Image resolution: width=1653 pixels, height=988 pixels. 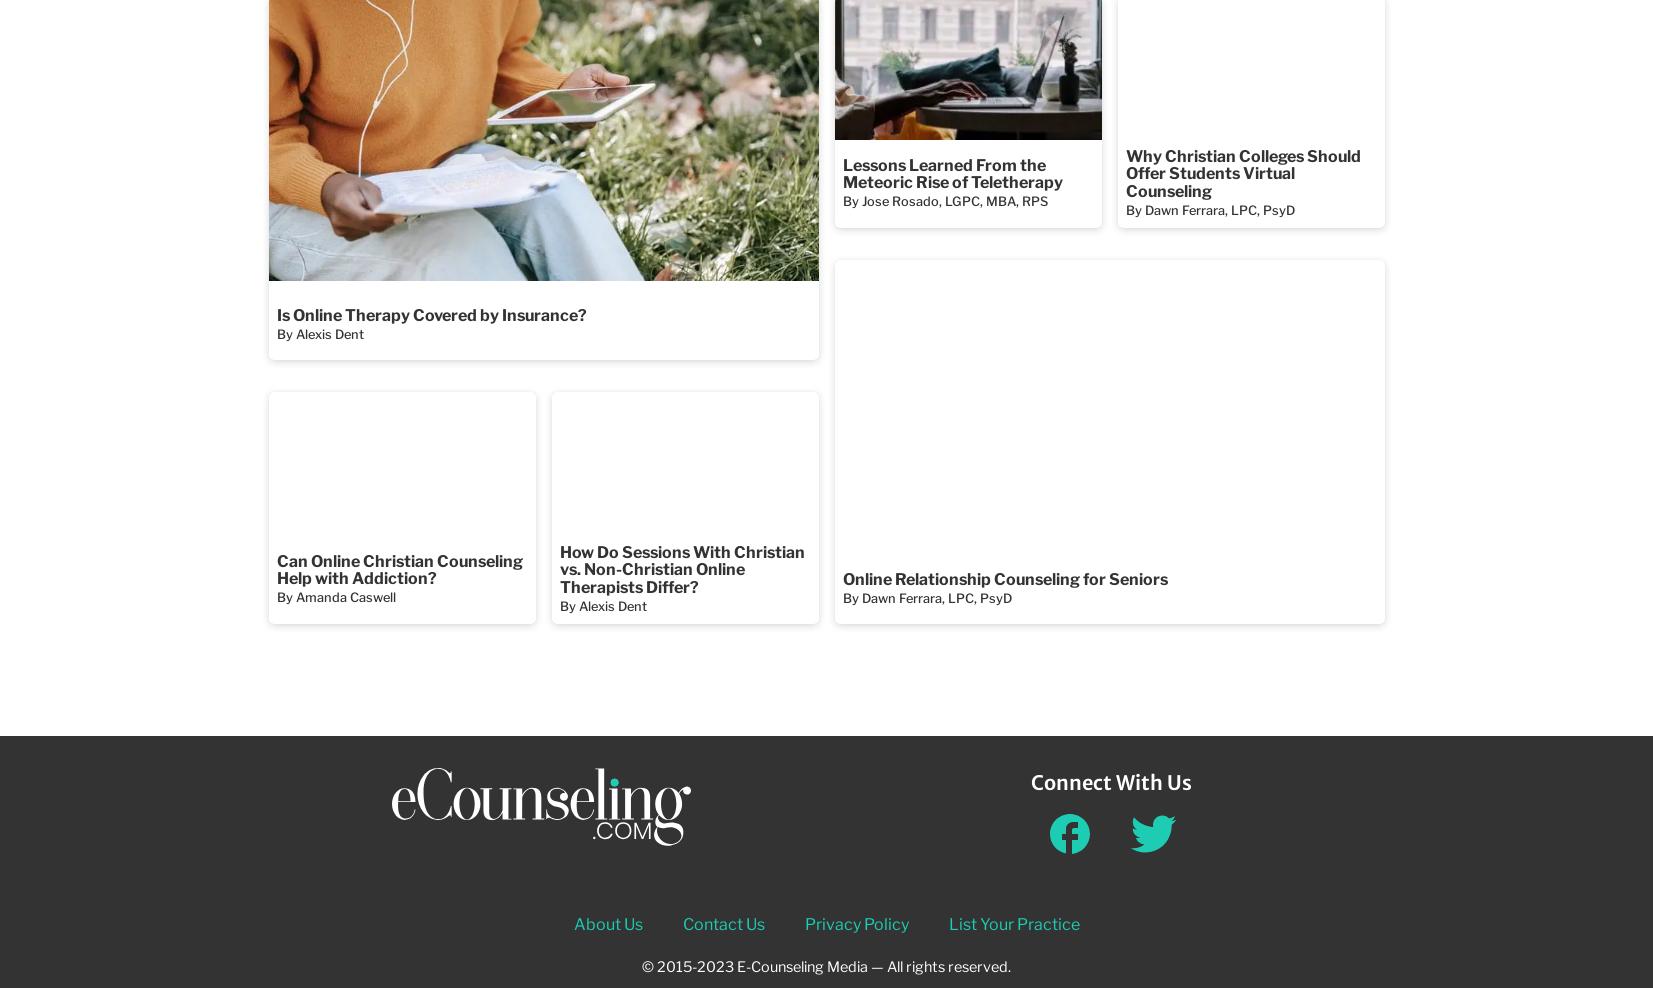 What do you see at coordinates (1004, 579) in the screenshot?
I see `'Online Relationship Counseling for Seniors'` at bounding box center [1004, 579].